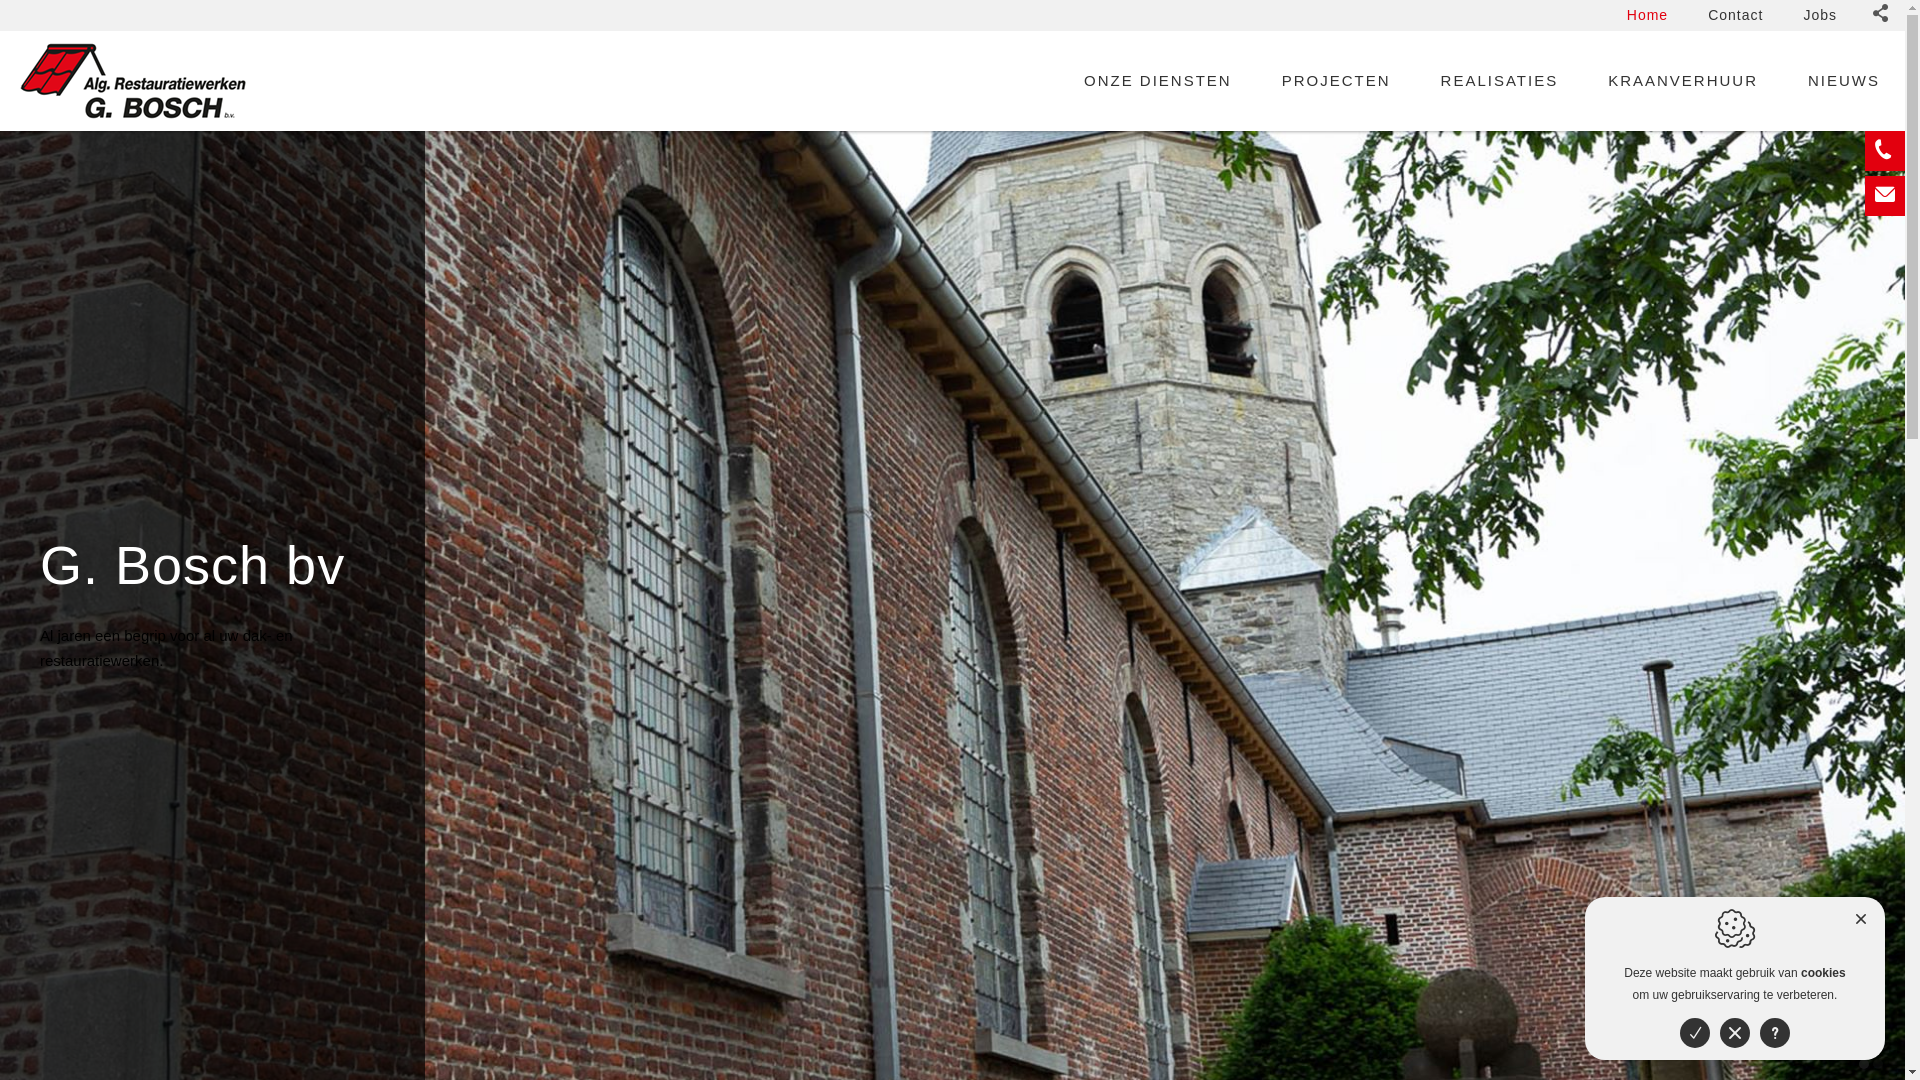 This screenshot has height=1080, width=1920. I want to click on 'Home', so click(1647, 15).